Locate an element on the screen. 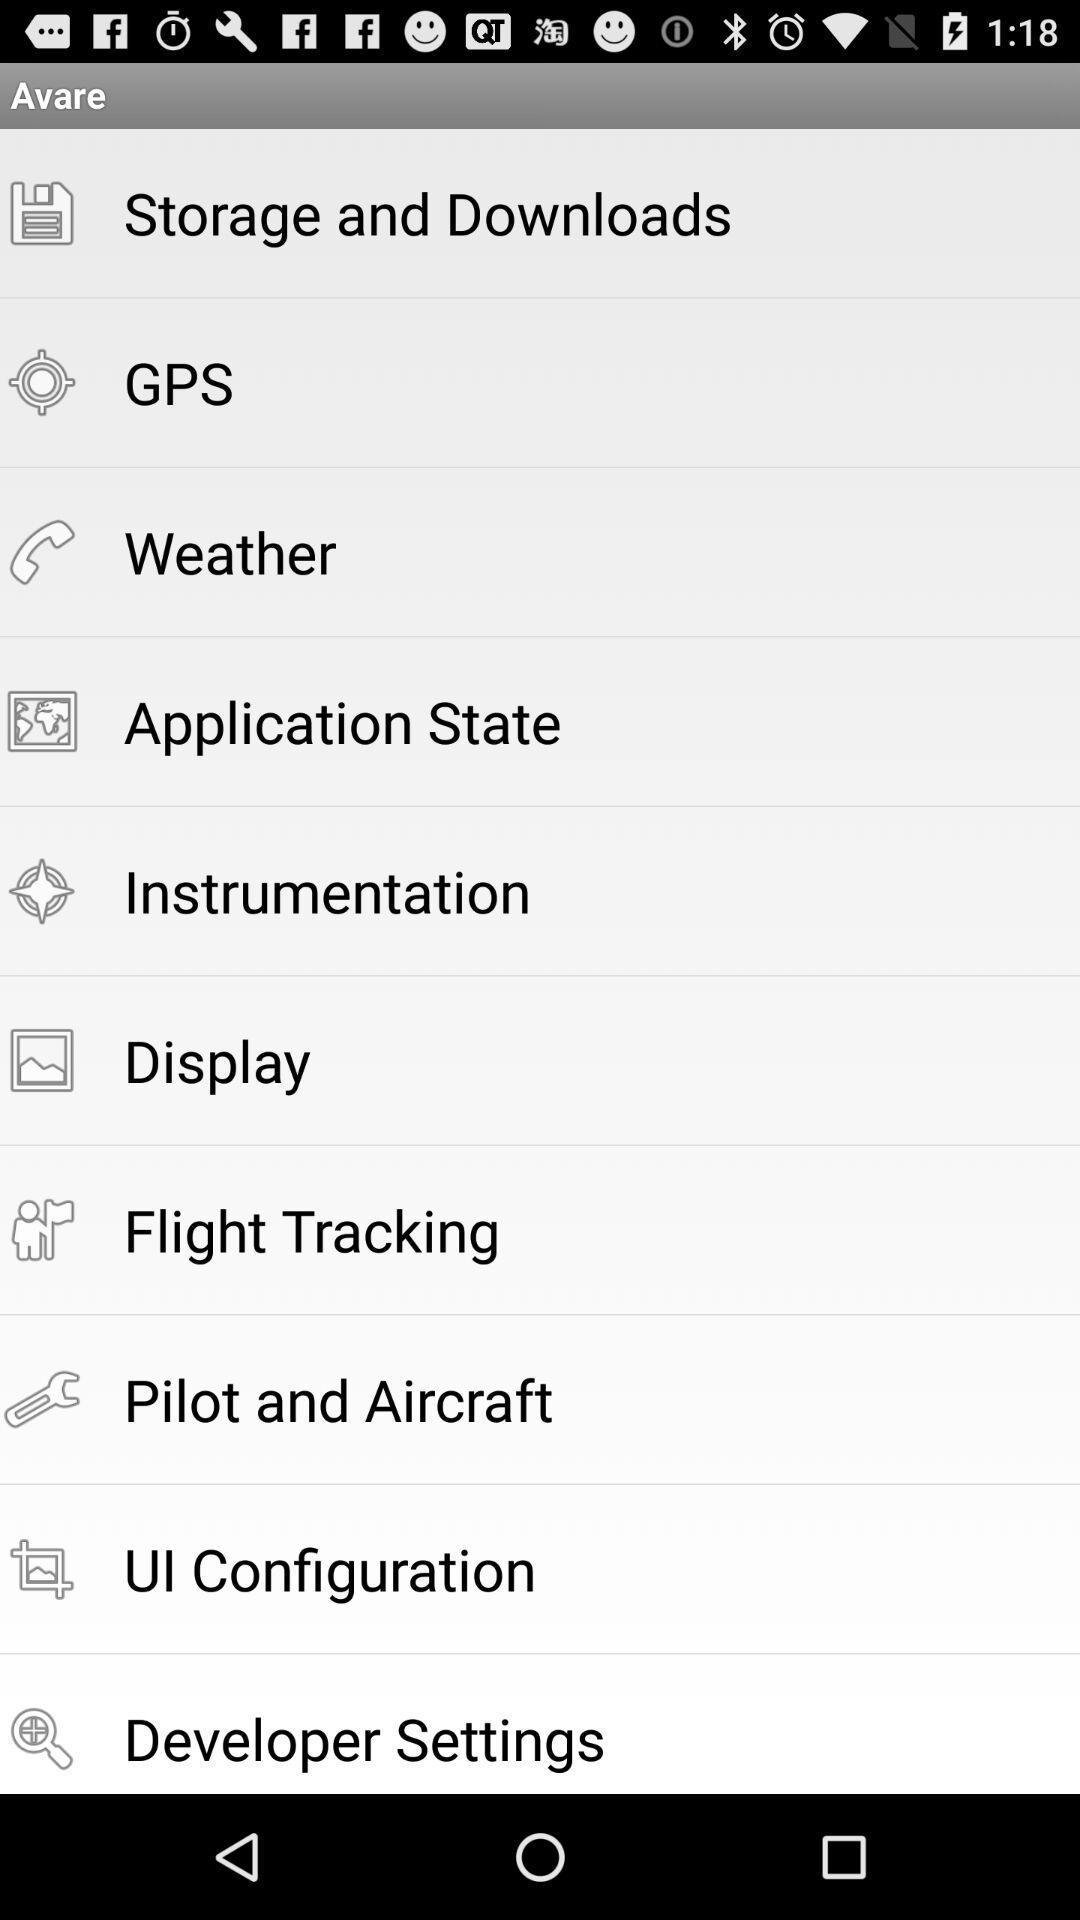 The image size is (1080, 1920). the display icon is located at coordinates (217, 1059).